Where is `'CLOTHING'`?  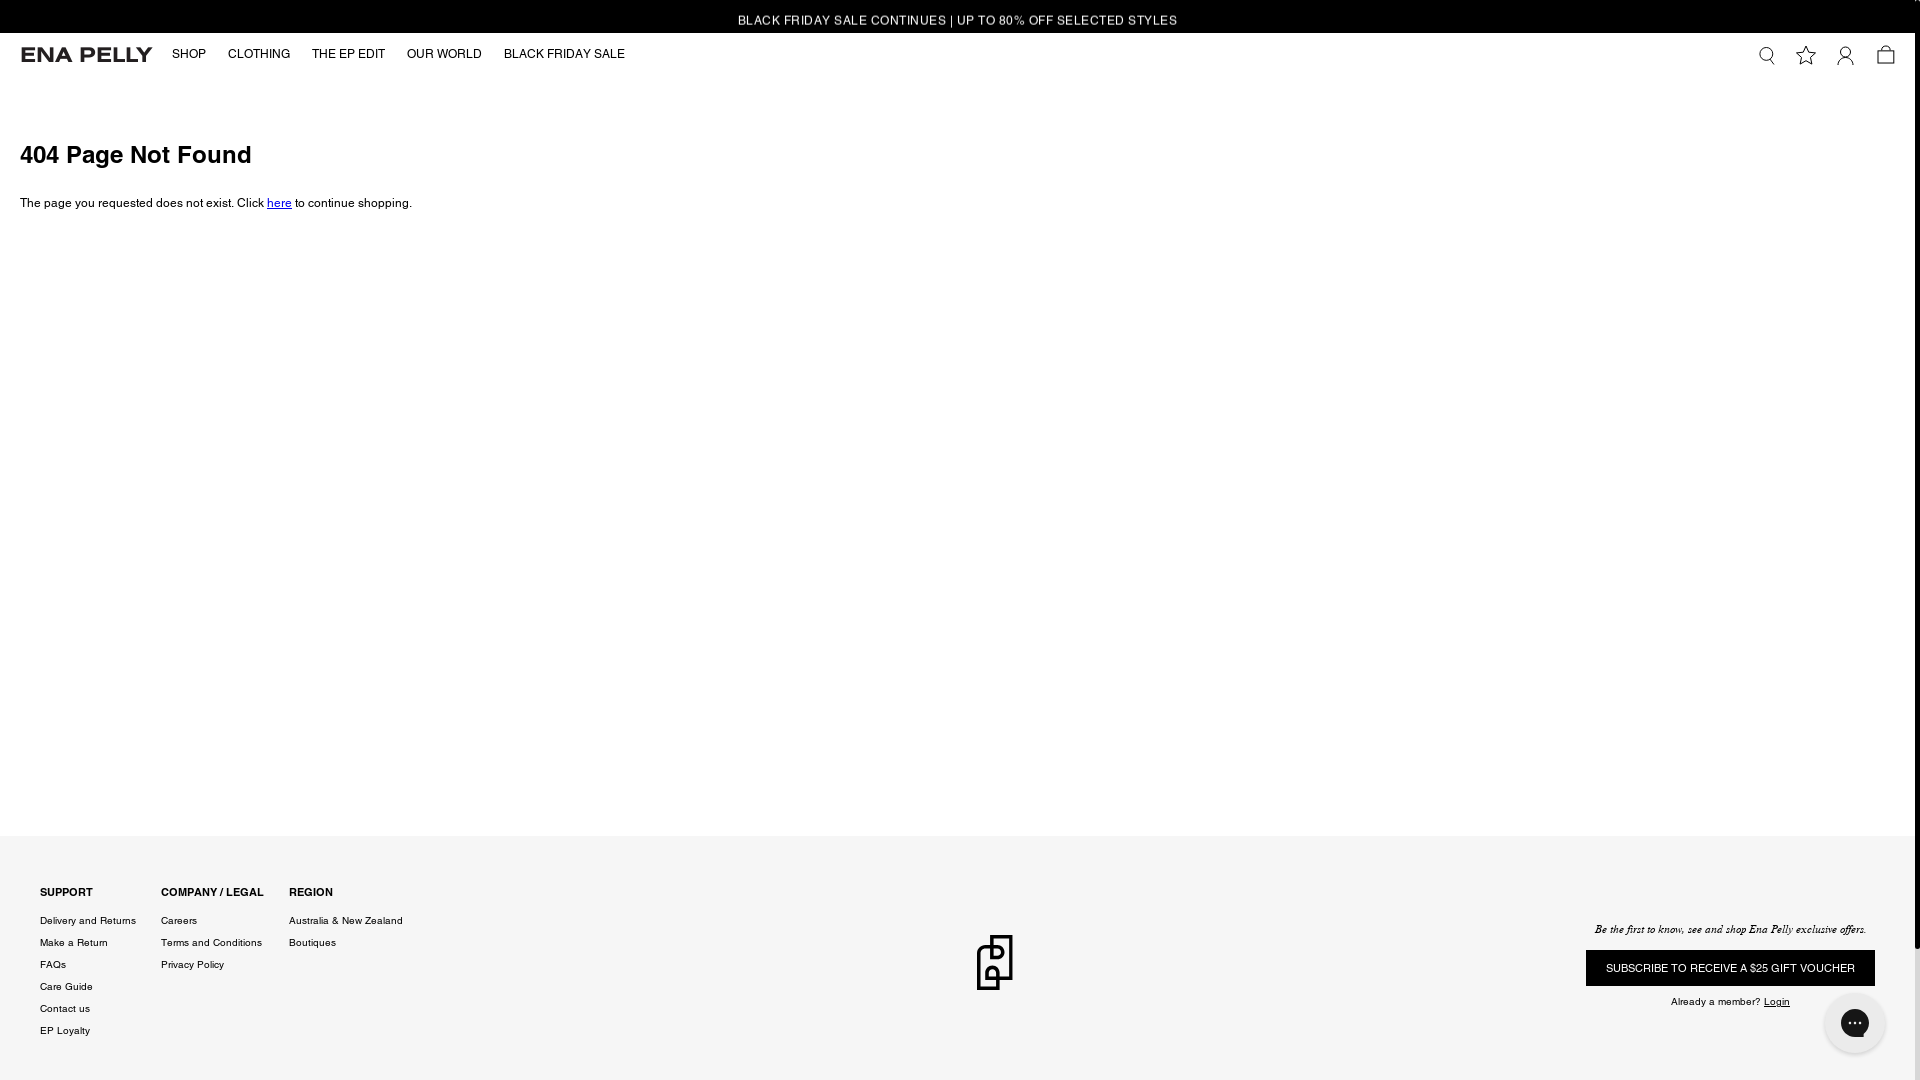 'CLOTHING' is located at coordinates (258, 53).